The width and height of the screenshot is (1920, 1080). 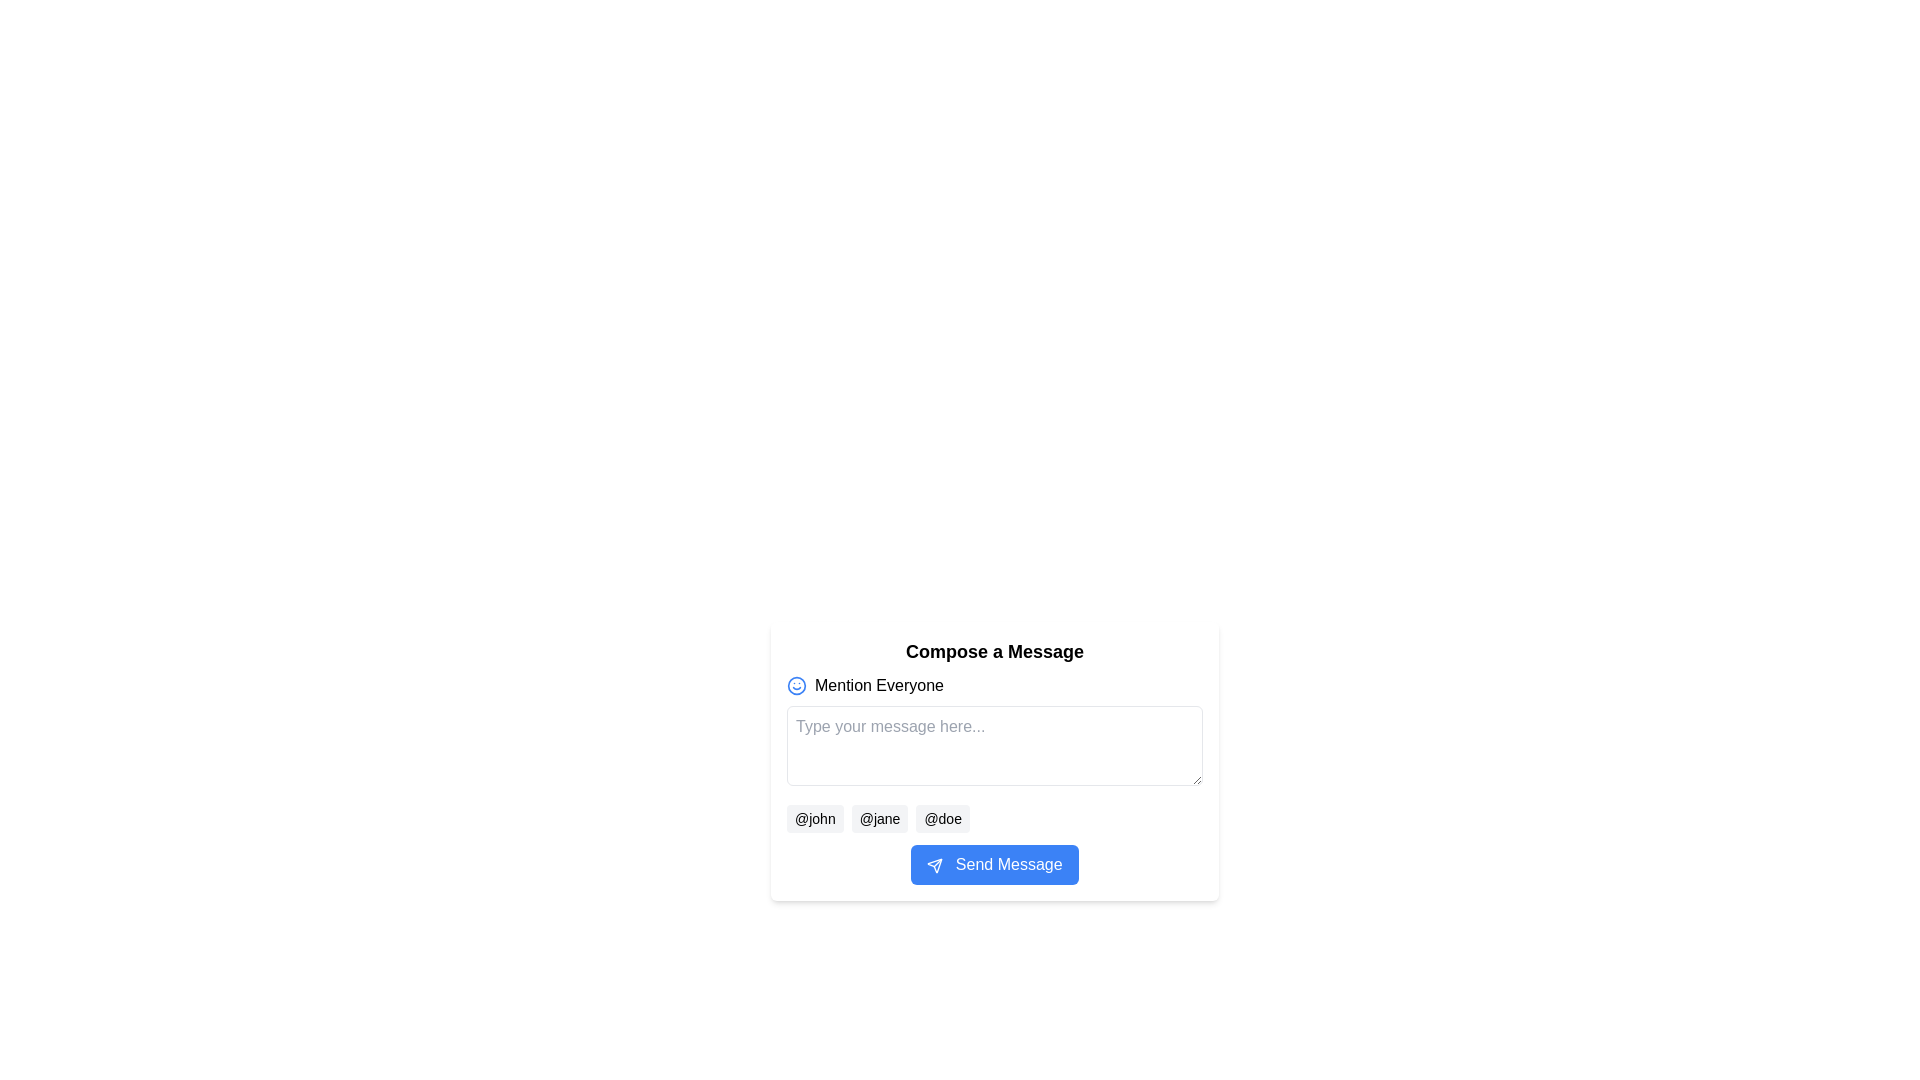 What do you see at coordinates (934, 864) in the screenshot?
I see `the paper airplane icon located within the blue 'Send Message' button at the bottom-right section of the messaging interface` at bounding box center [934, 864].